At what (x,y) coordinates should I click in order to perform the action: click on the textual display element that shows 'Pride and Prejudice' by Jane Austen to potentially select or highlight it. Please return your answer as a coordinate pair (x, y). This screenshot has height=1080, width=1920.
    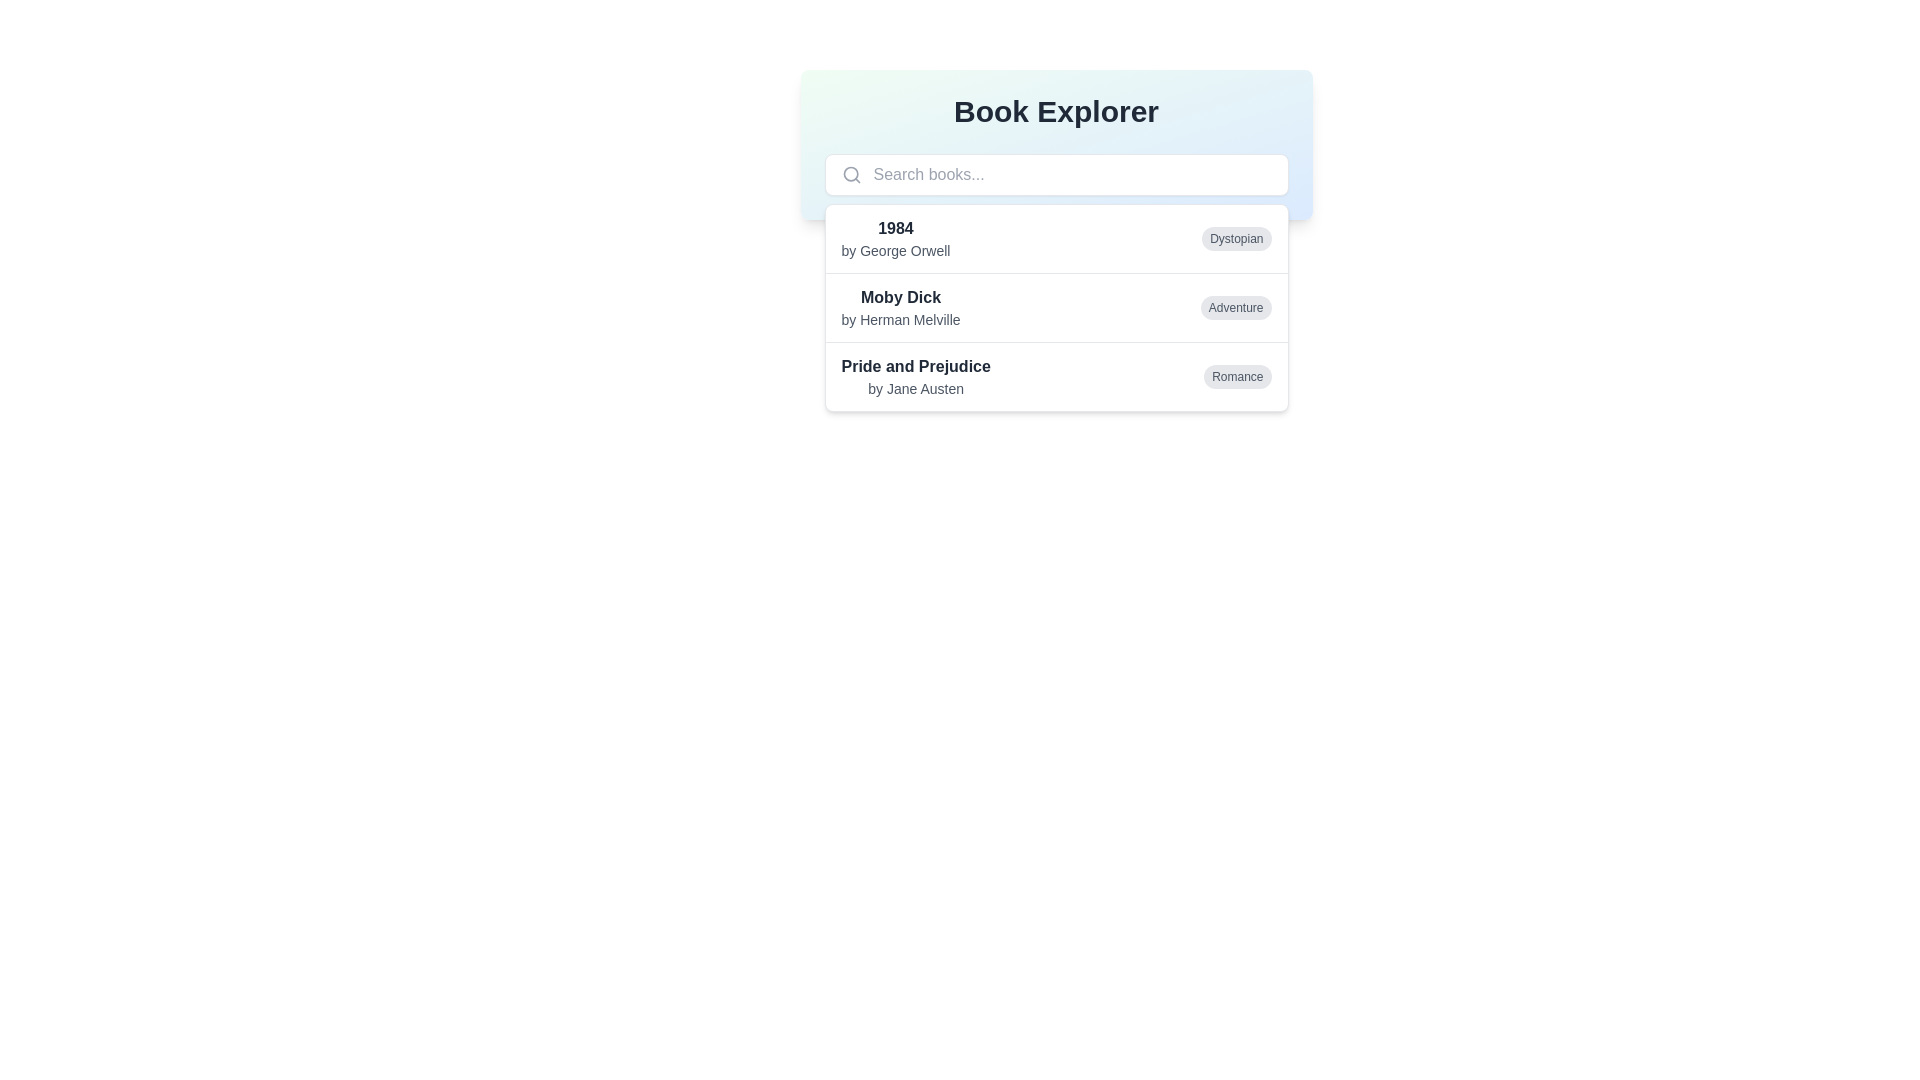
    Looking at the image, I should click on (915, 377).